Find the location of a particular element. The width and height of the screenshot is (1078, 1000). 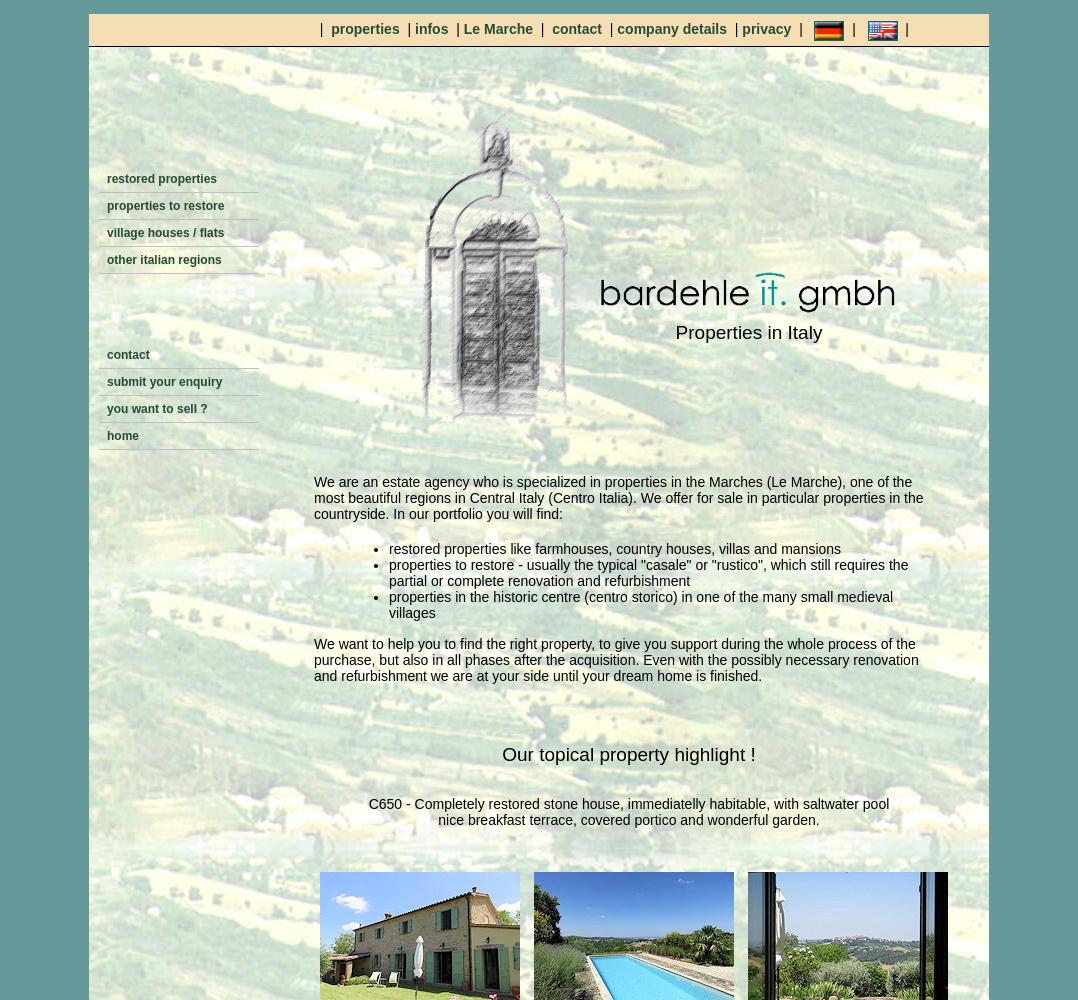

'restored properties' is located at coordinates (106, 179).